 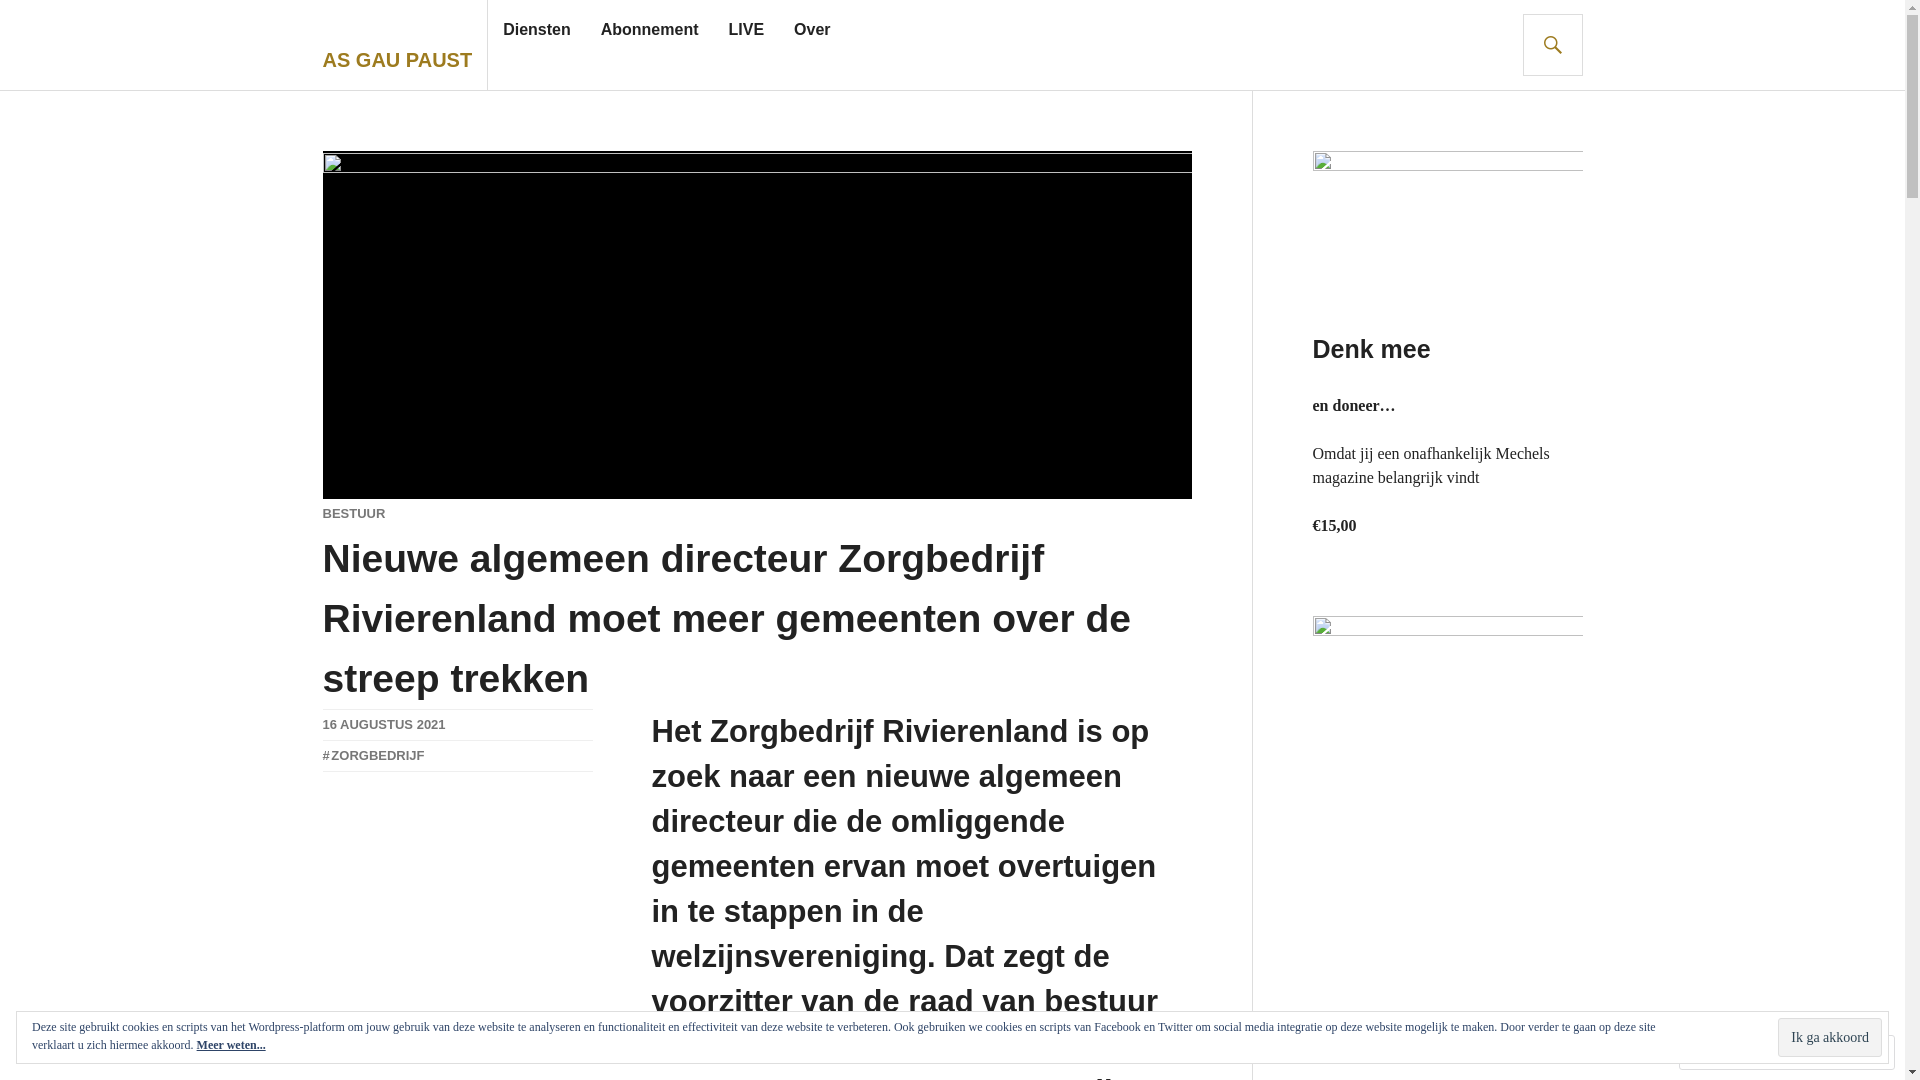 What do you see at coordinates (537, 30) in the screenshot?
I see `'Diensten'` at bounding box center [537, 30].